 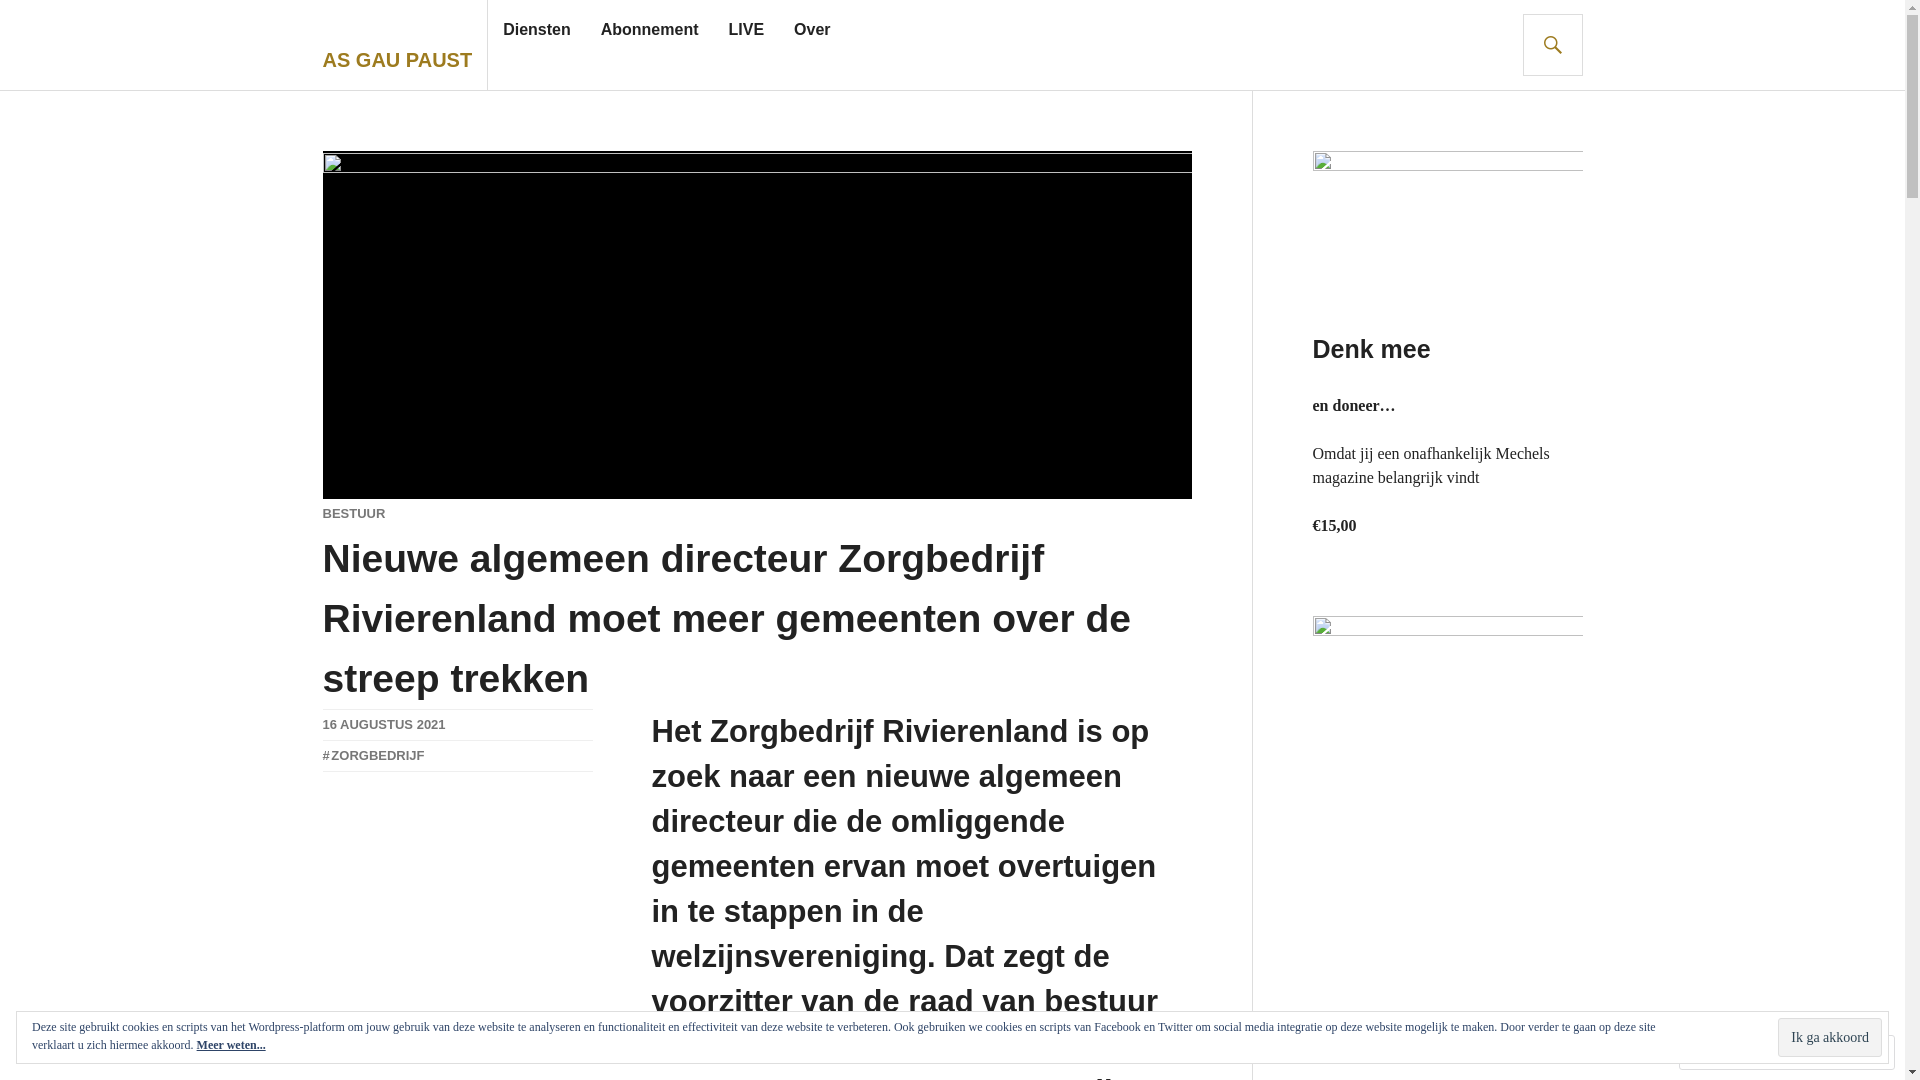 What do you see at coordinates (537, 30) in the screenshot?
I see `'Diensten'` at bounding box center [537, 30].